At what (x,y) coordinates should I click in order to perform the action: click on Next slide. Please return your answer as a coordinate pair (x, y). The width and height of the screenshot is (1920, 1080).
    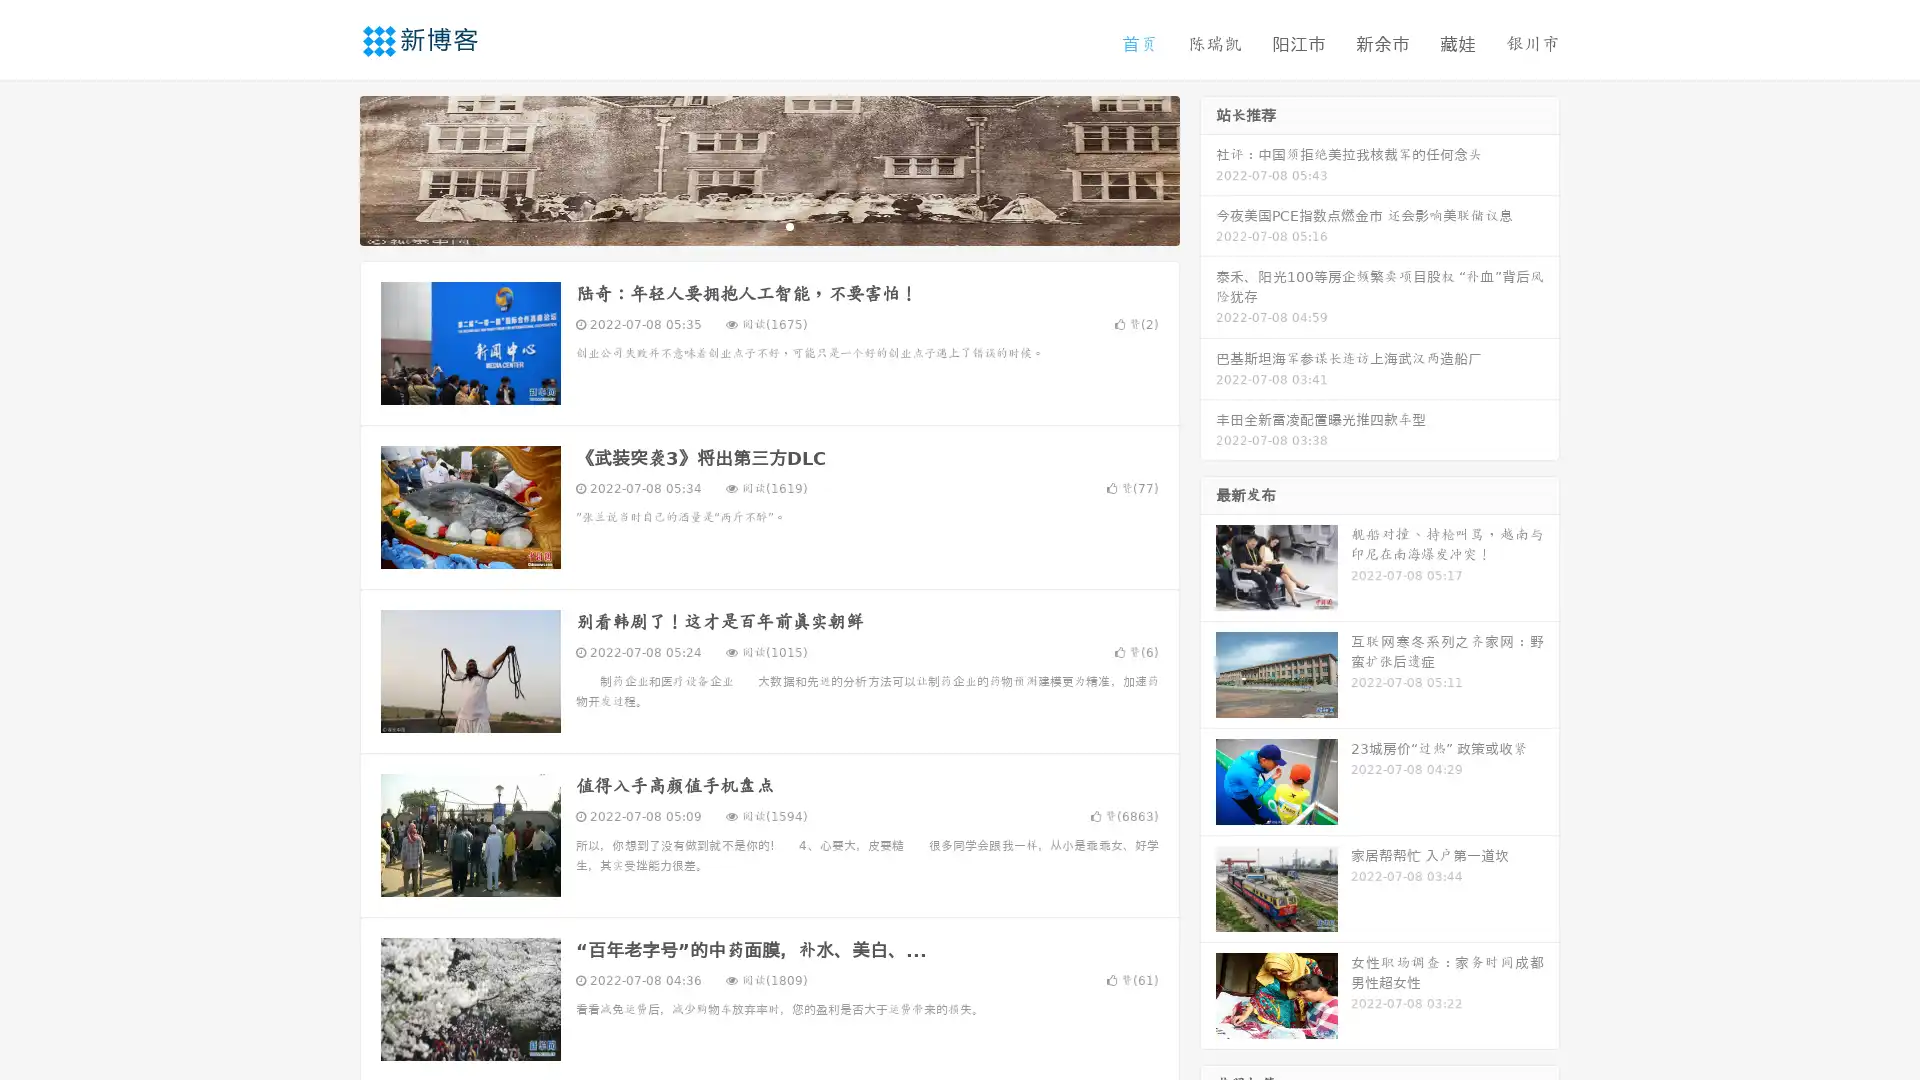
    Looking at the image, I should click on (1208, 168).